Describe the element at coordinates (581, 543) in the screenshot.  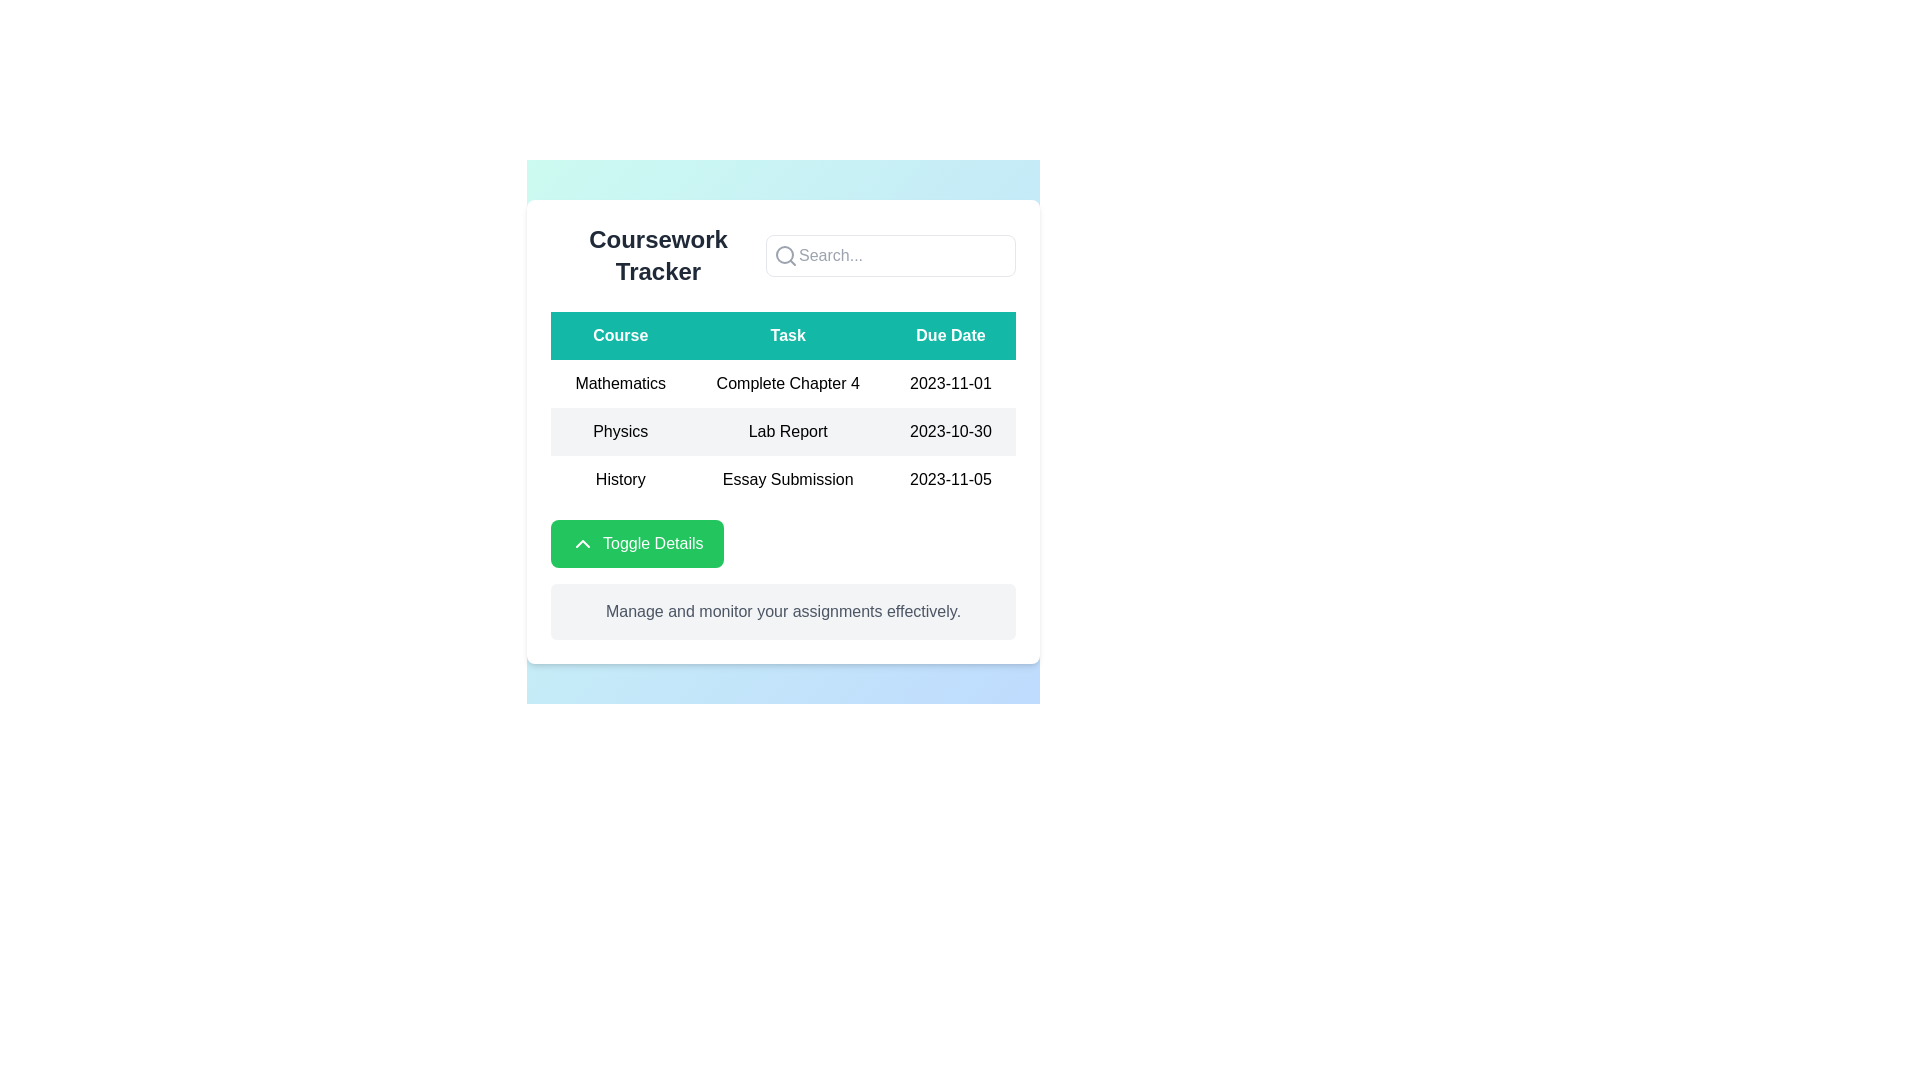
I see `the chevron icon inside the 'Toggle Details' button to trigger hover effects` at that location.